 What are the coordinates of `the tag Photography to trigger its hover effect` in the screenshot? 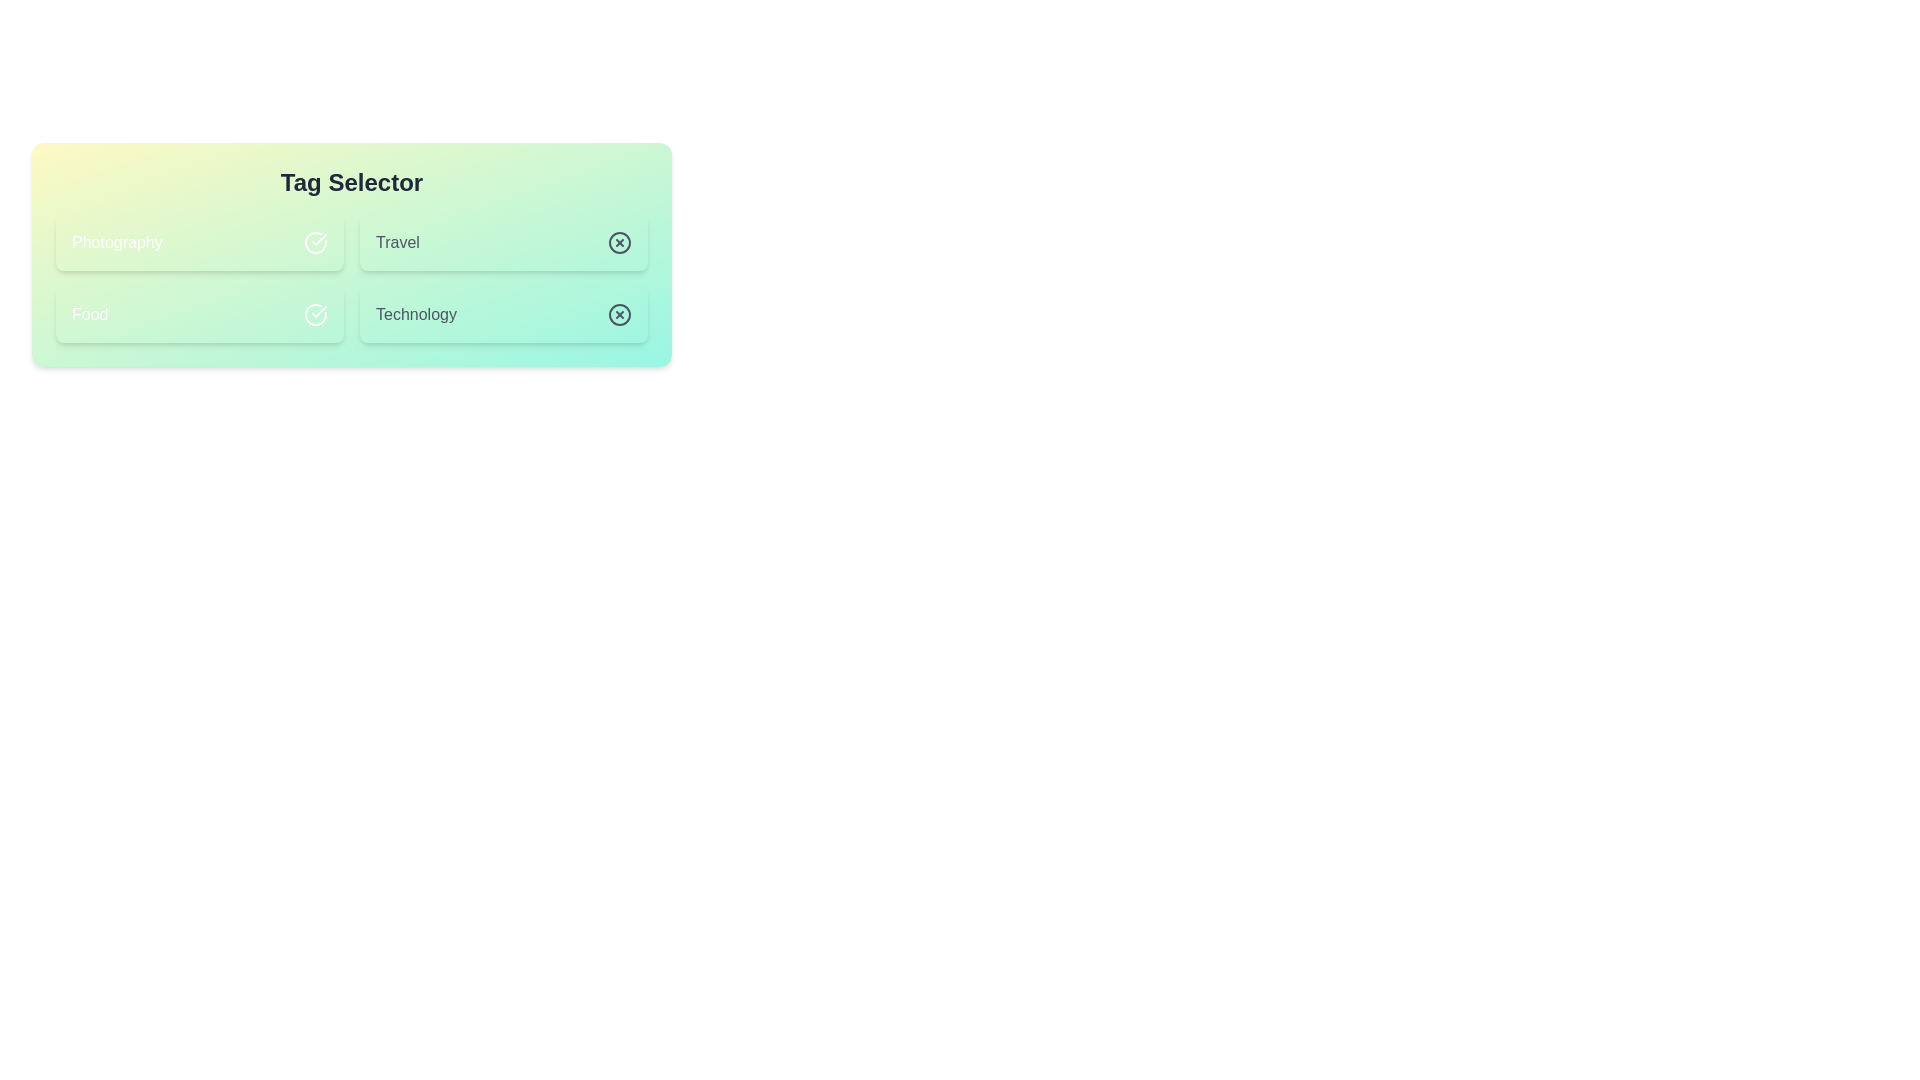 It's located at (200, 242).